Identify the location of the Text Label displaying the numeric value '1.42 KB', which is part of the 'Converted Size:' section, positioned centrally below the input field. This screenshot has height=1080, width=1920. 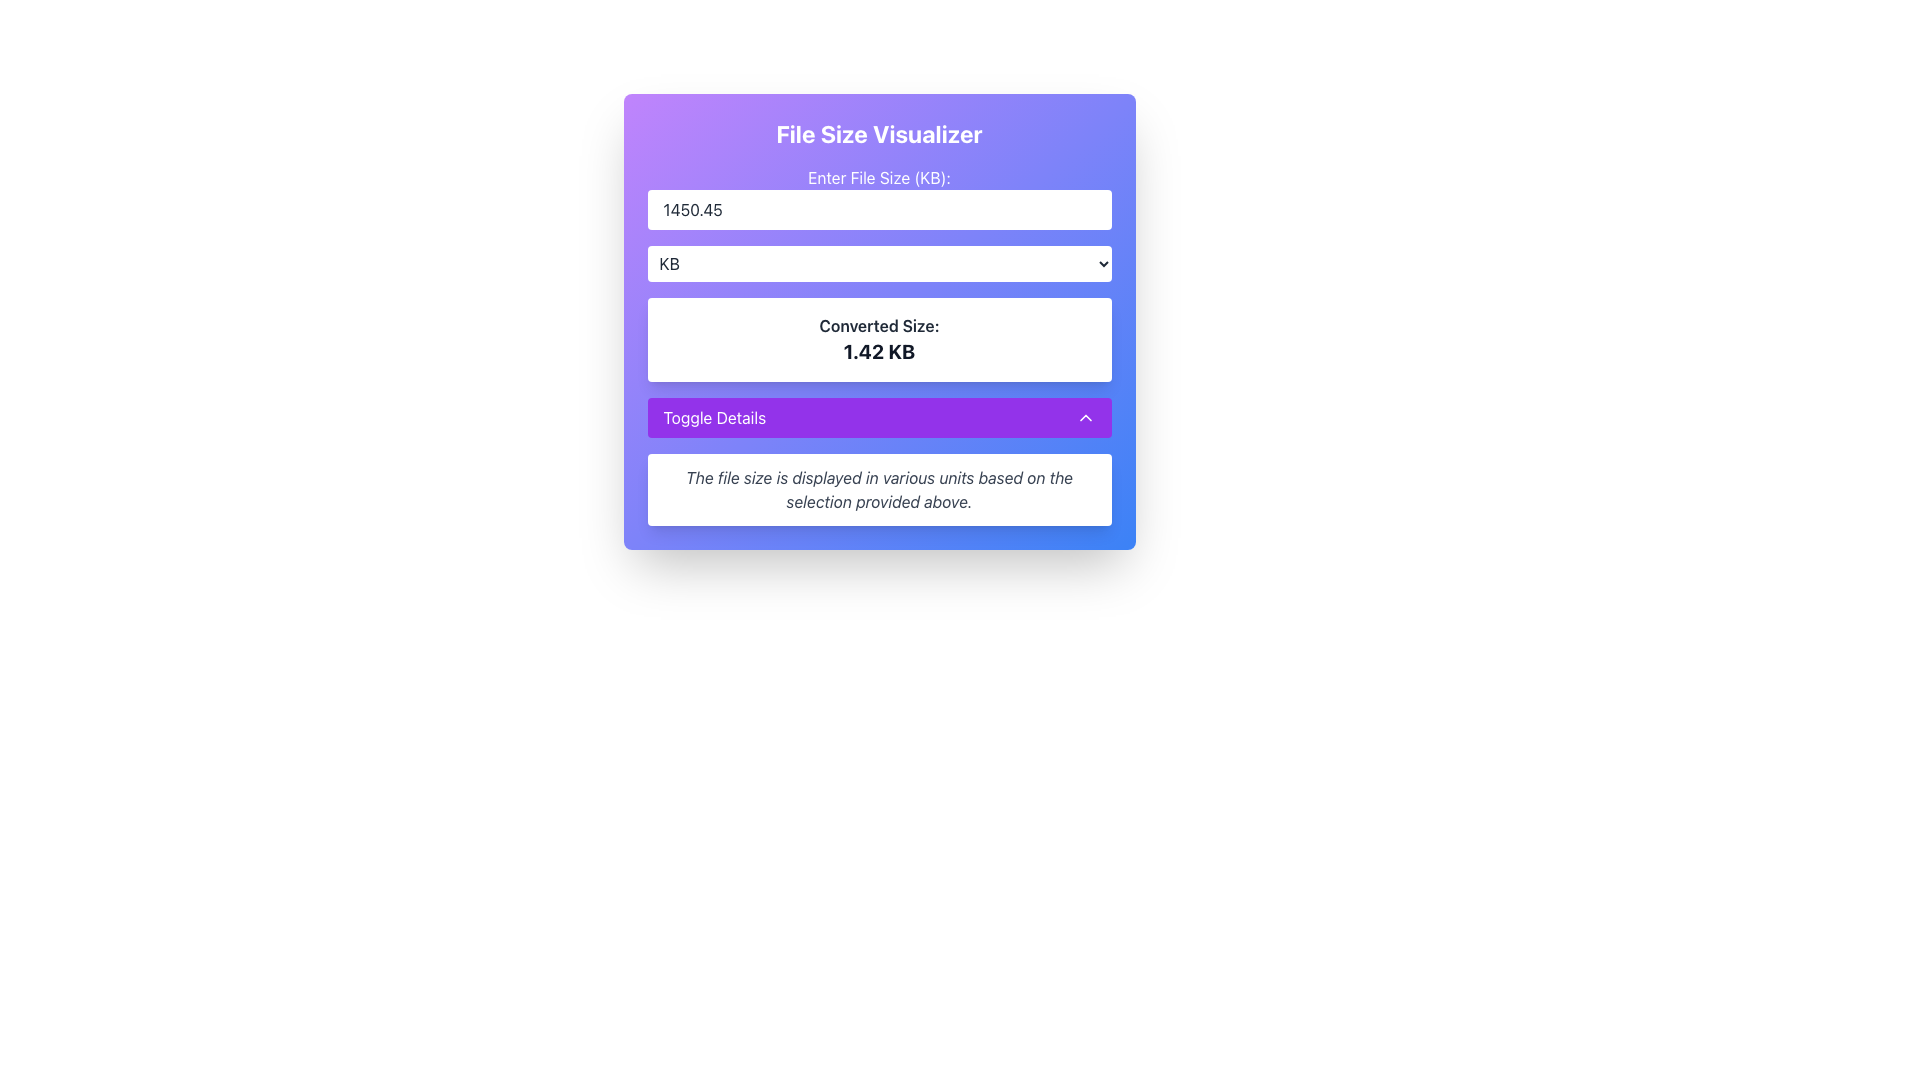
(879, 350).